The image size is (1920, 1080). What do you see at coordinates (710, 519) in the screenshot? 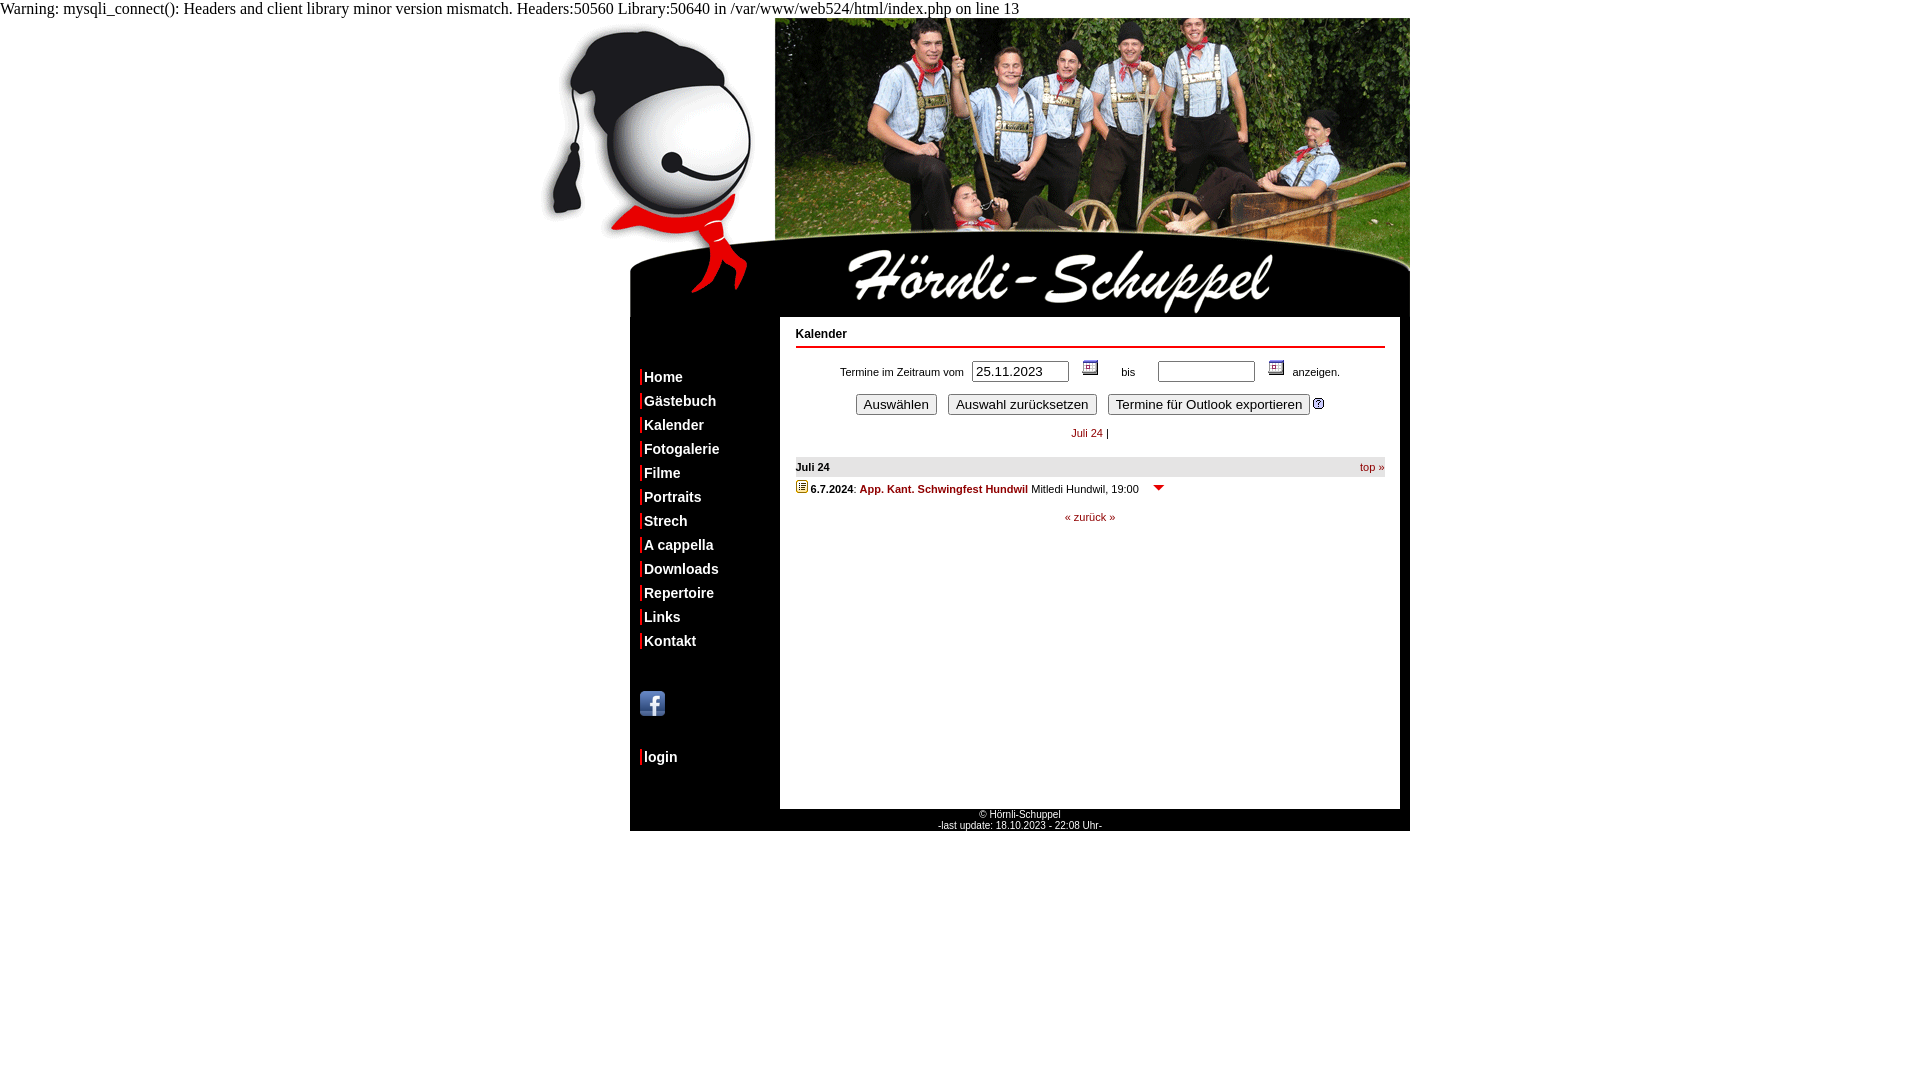
I see `'Strech'` at bounding box center [710, 519].